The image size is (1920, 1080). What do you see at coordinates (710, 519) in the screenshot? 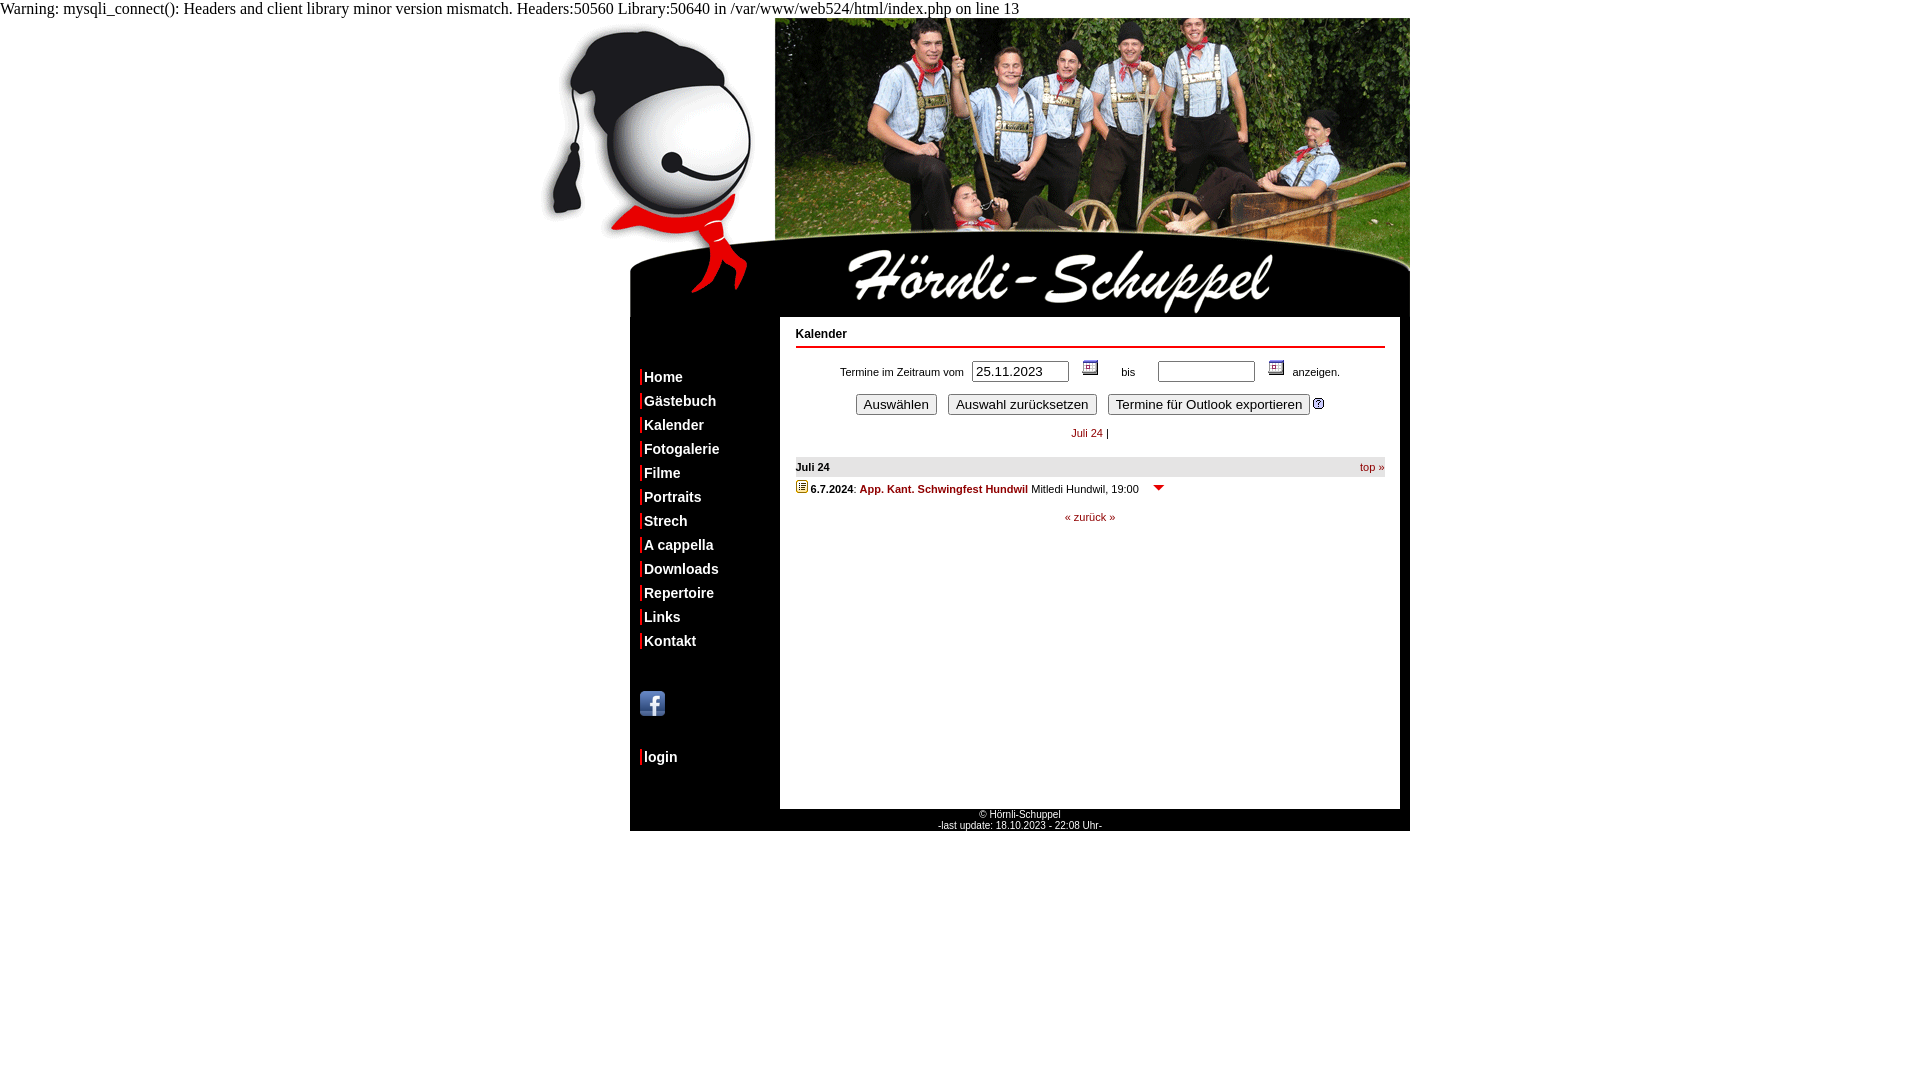
I see `'Strech'` at bounding box center [710, 519].